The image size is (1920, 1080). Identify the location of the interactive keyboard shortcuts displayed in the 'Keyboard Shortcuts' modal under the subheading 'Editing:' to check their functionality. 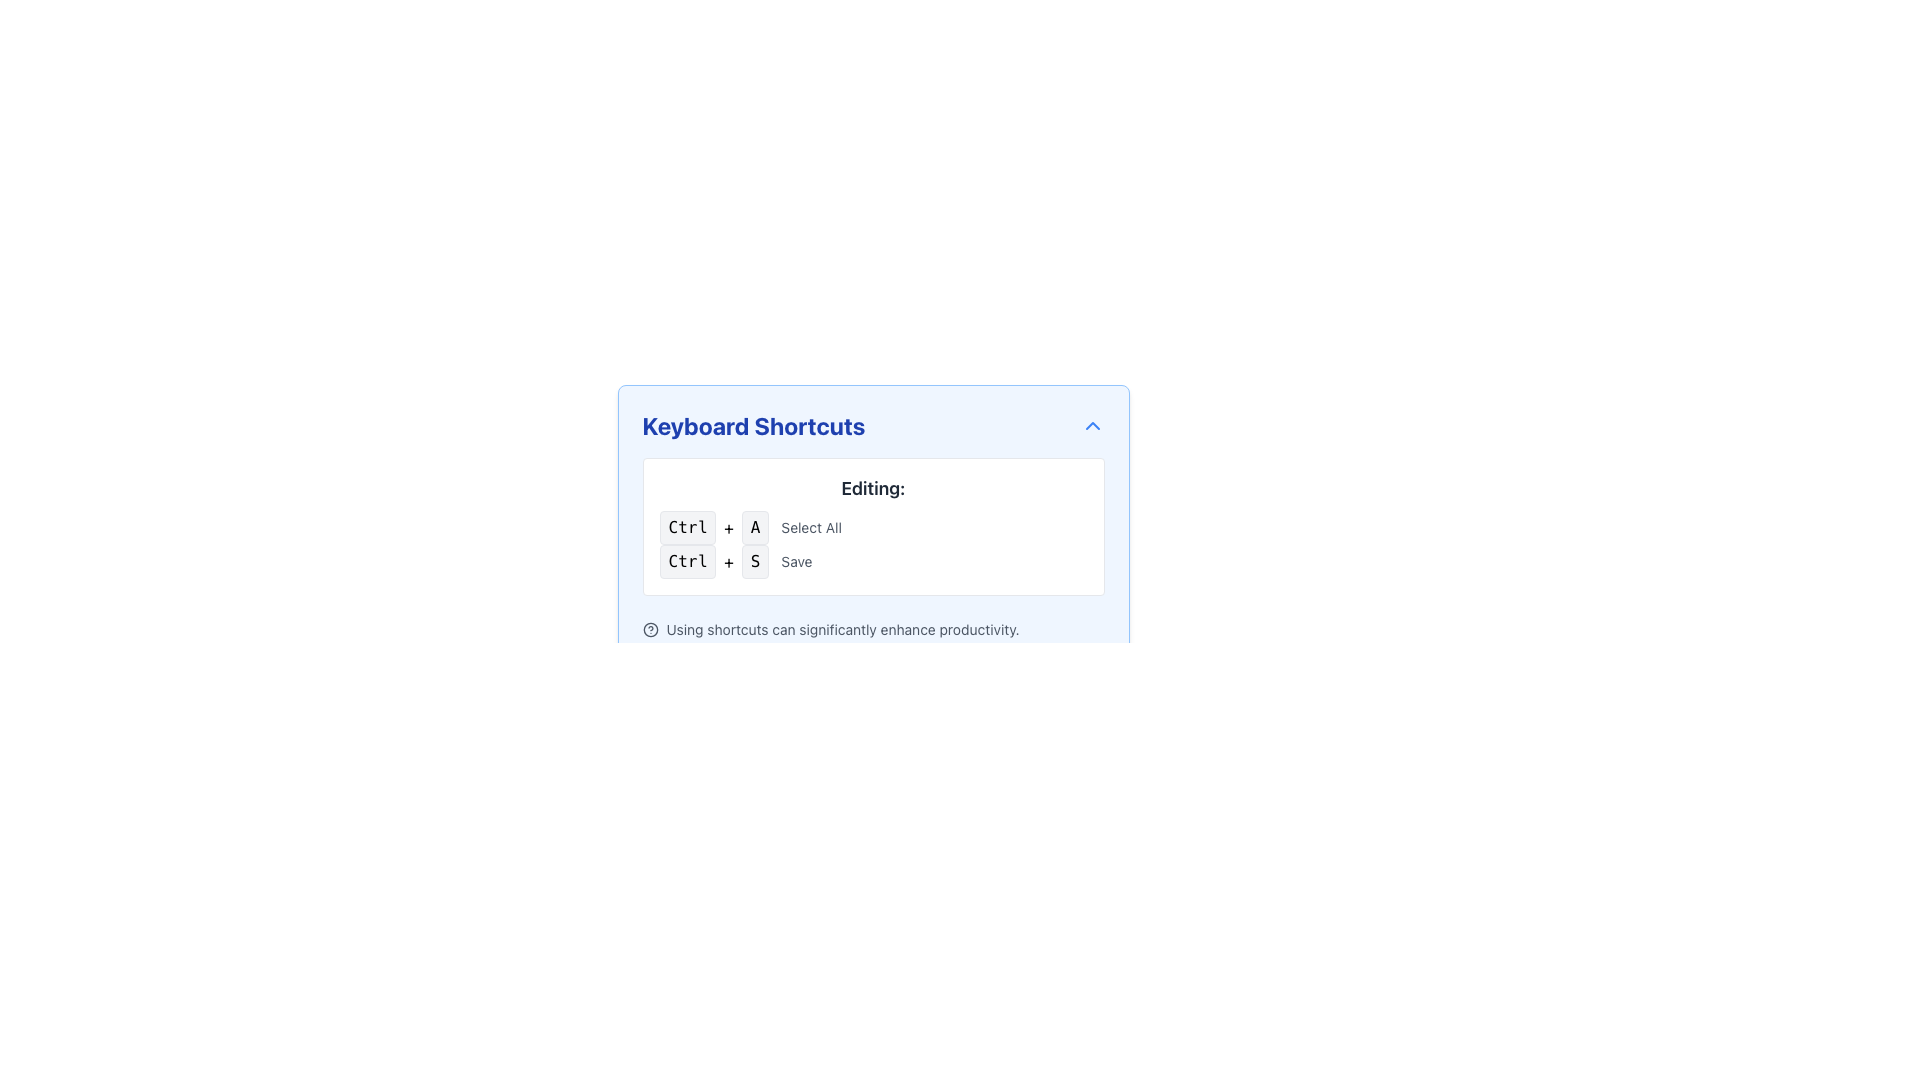
(873, 544).